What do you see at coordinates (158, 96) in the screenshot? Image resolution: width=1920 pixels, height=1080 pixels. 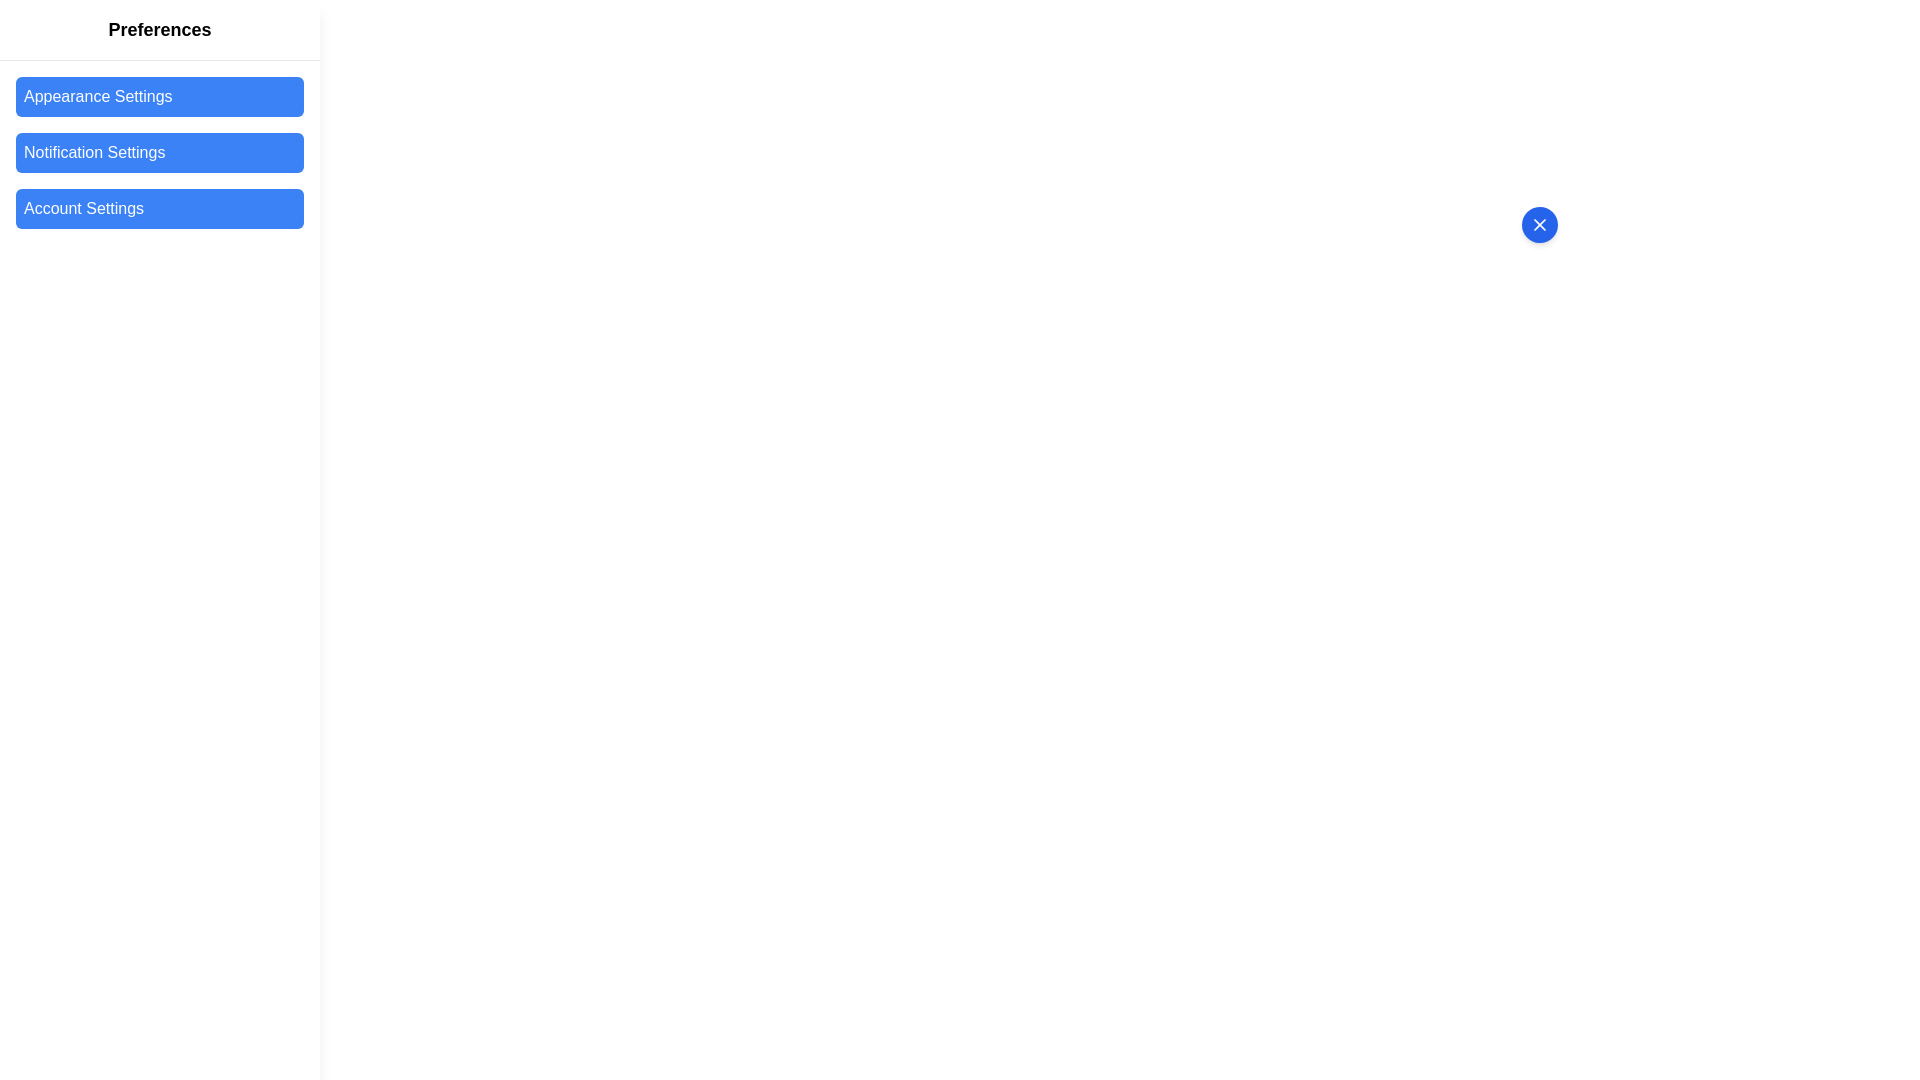 I see `the 'Appearance Settings' button, which is the first button in the list under the 'Preferences' section` at bounding box center [158, 96].